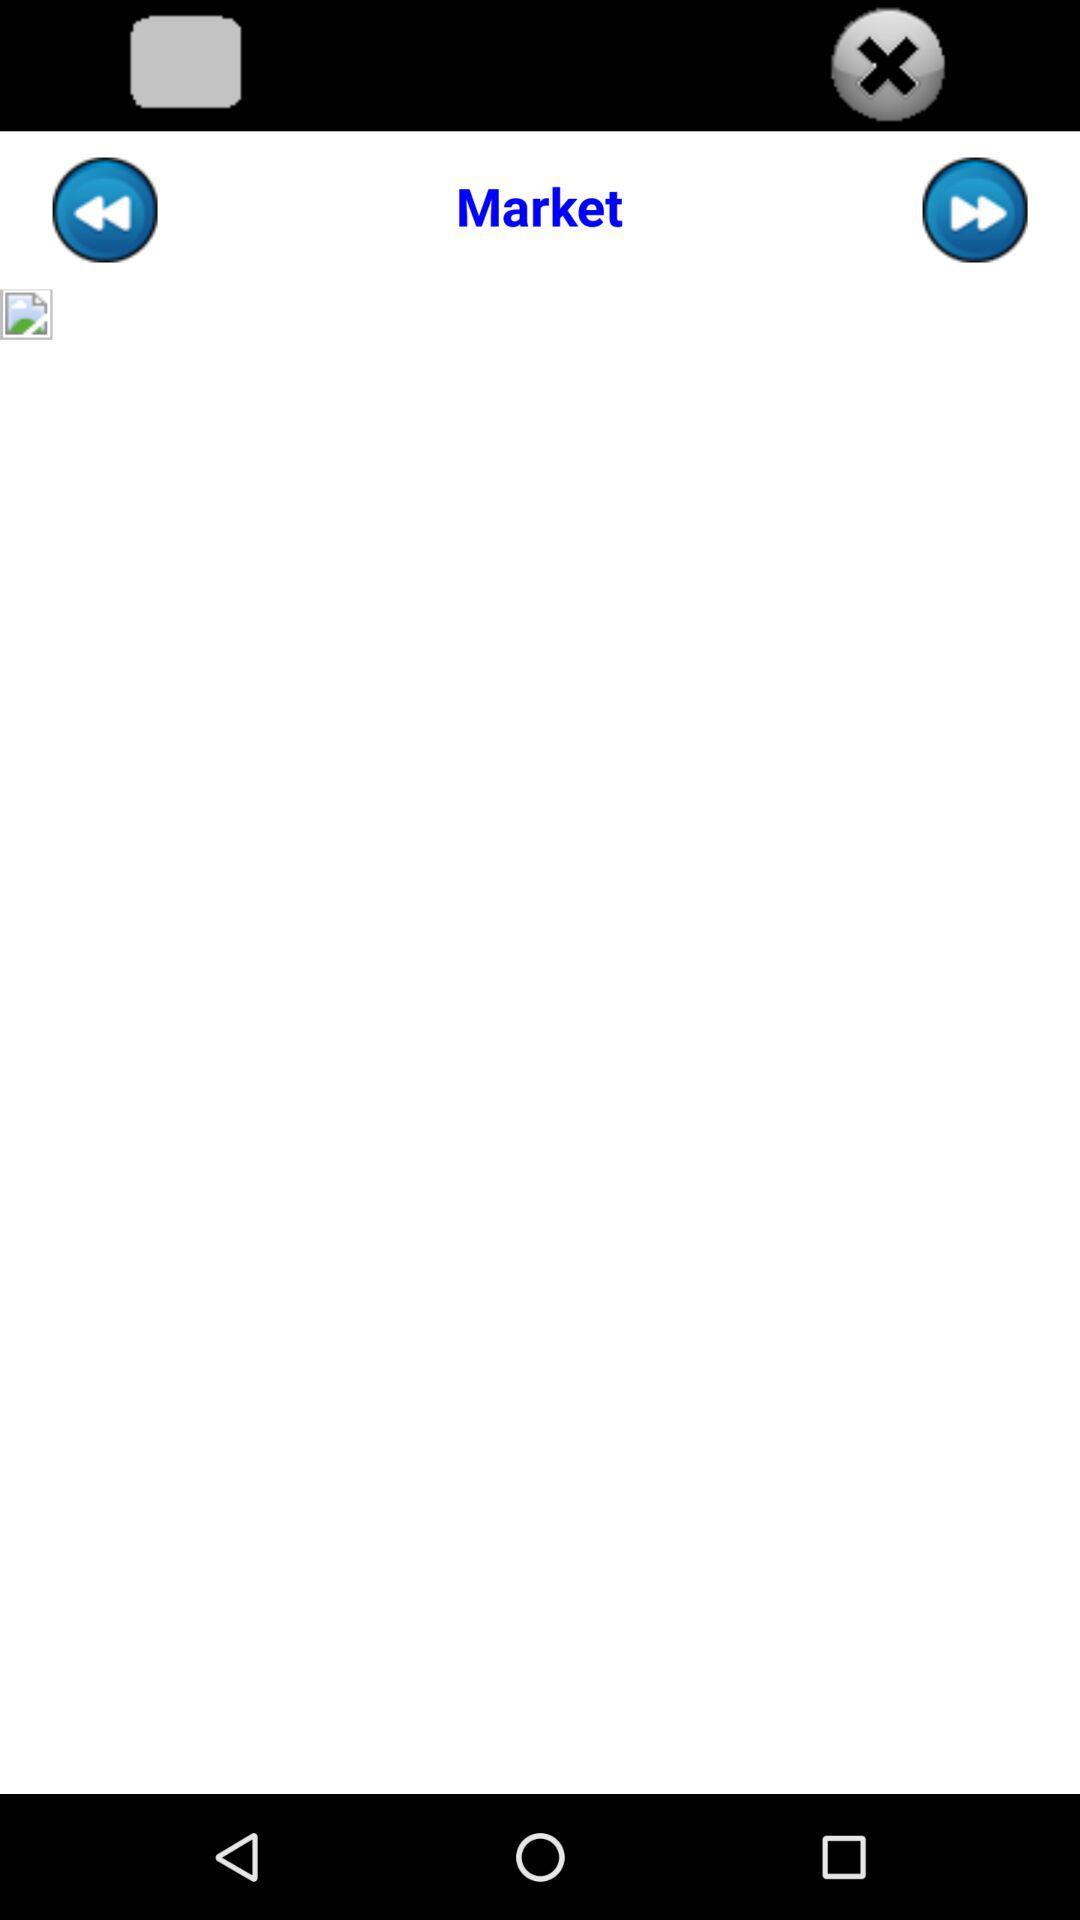  I want to click on the av_rewind icon, so click(104, 224).